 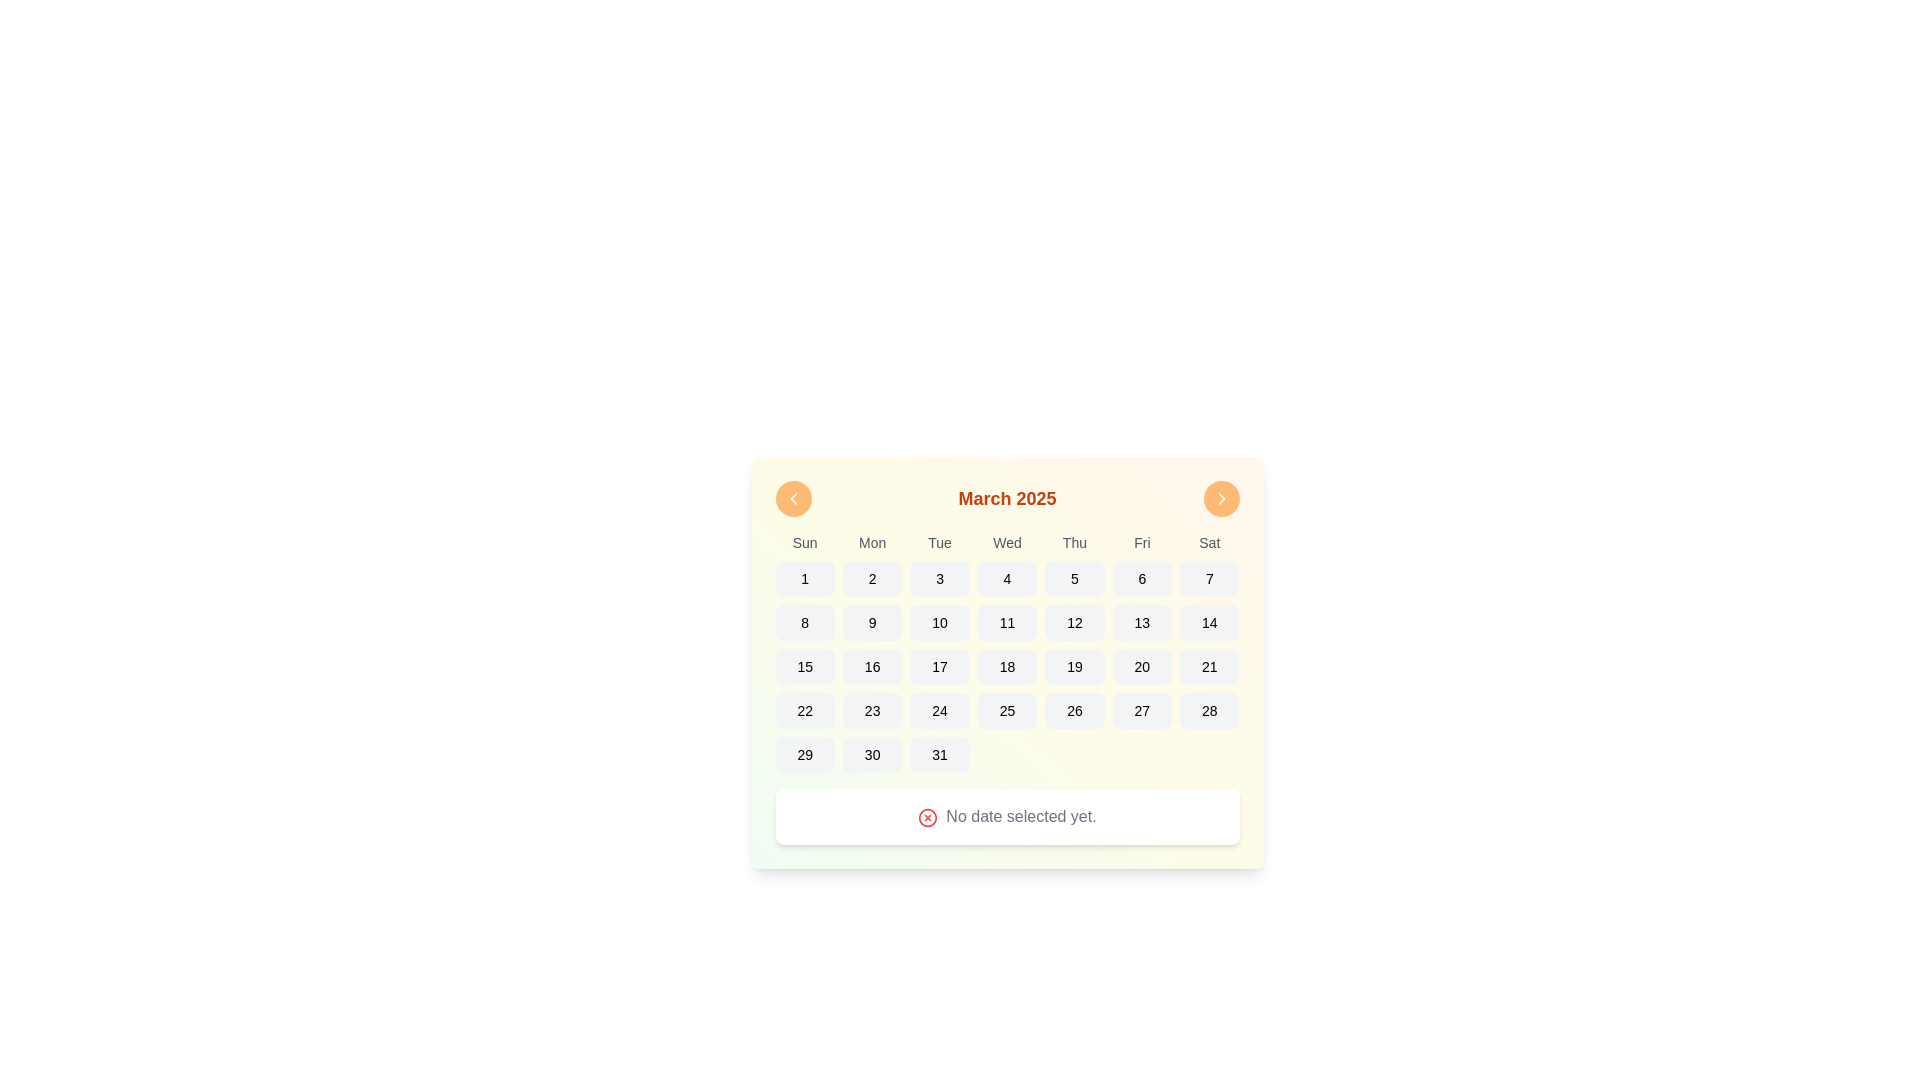 I want to click on the date selection button representing the 28th of the month in the calendar interface located in the last row and seventh column labeled 'Sat', so click(x=1208, y=709).